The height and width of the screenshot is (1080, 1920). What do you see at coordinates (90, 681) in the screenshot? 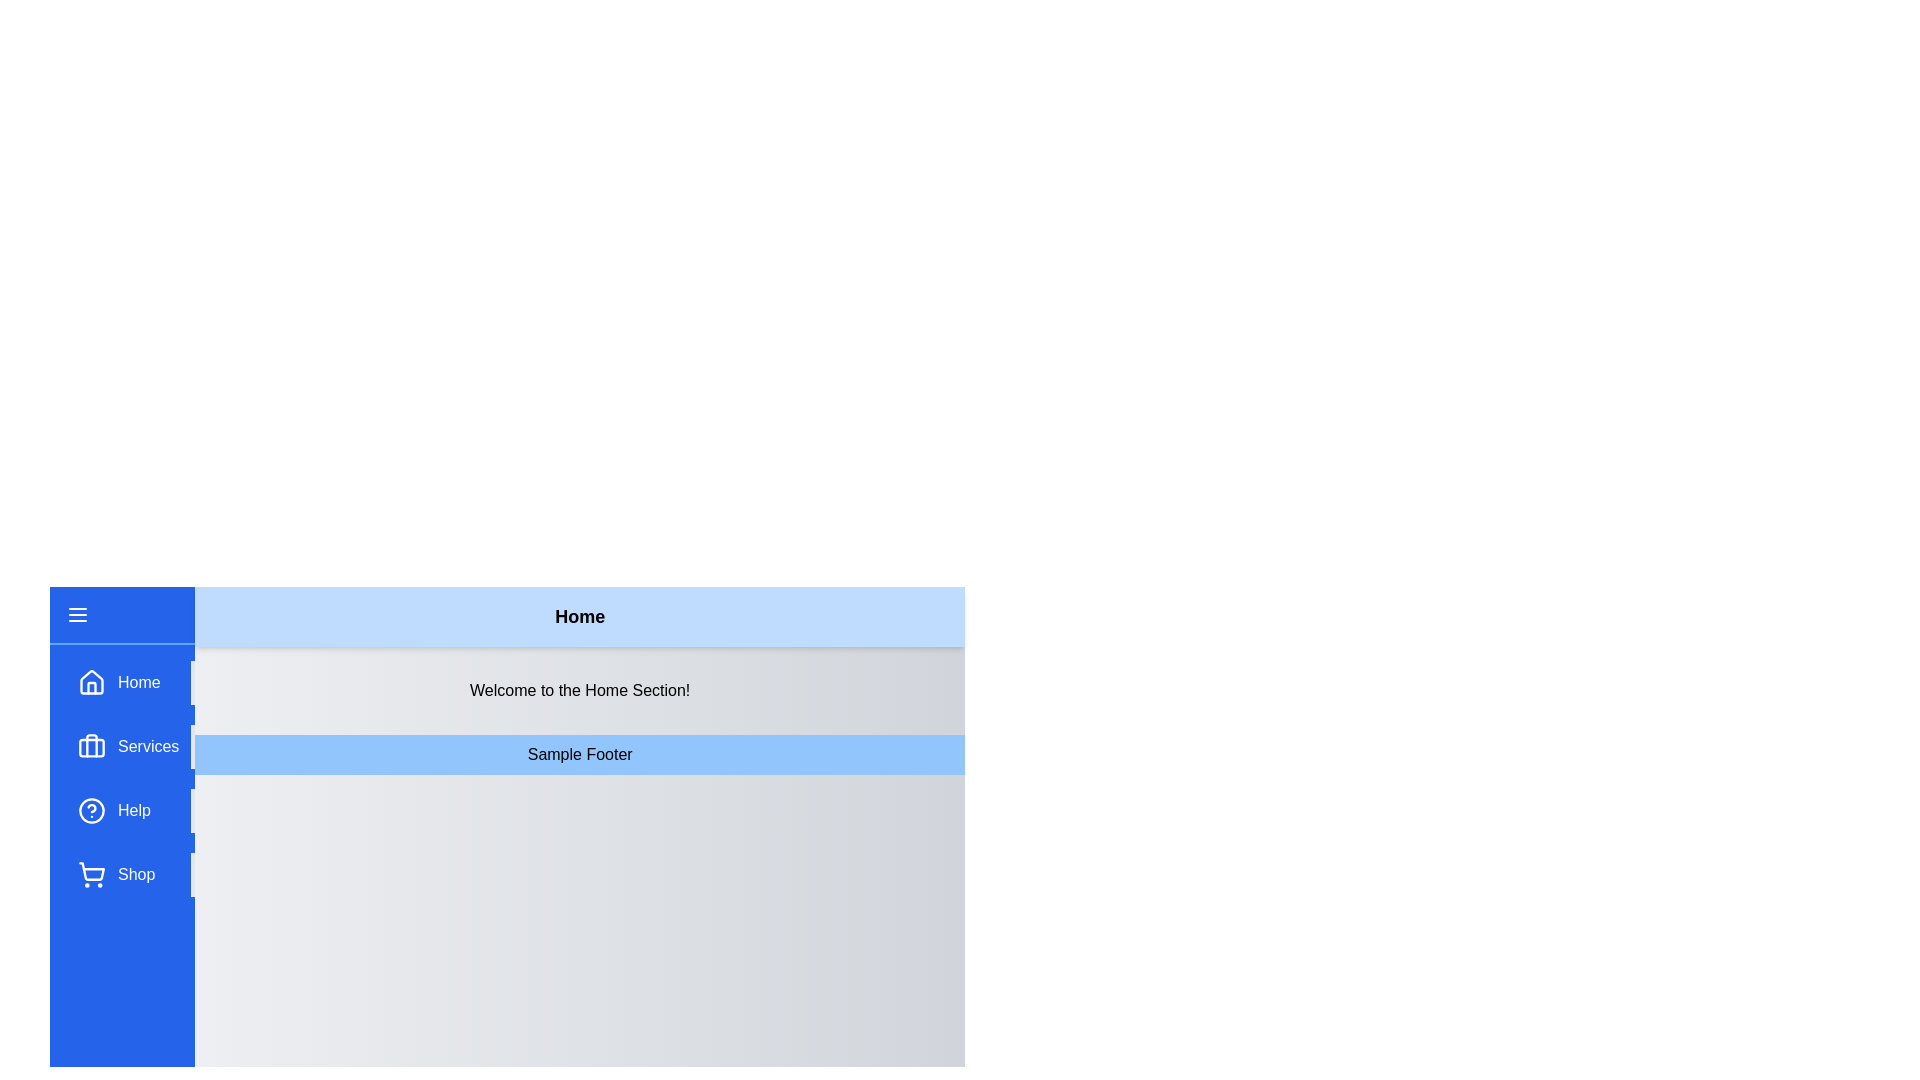
I see `the blue house icon located at the top of the left sidebar` at bounding box center [90, 681].